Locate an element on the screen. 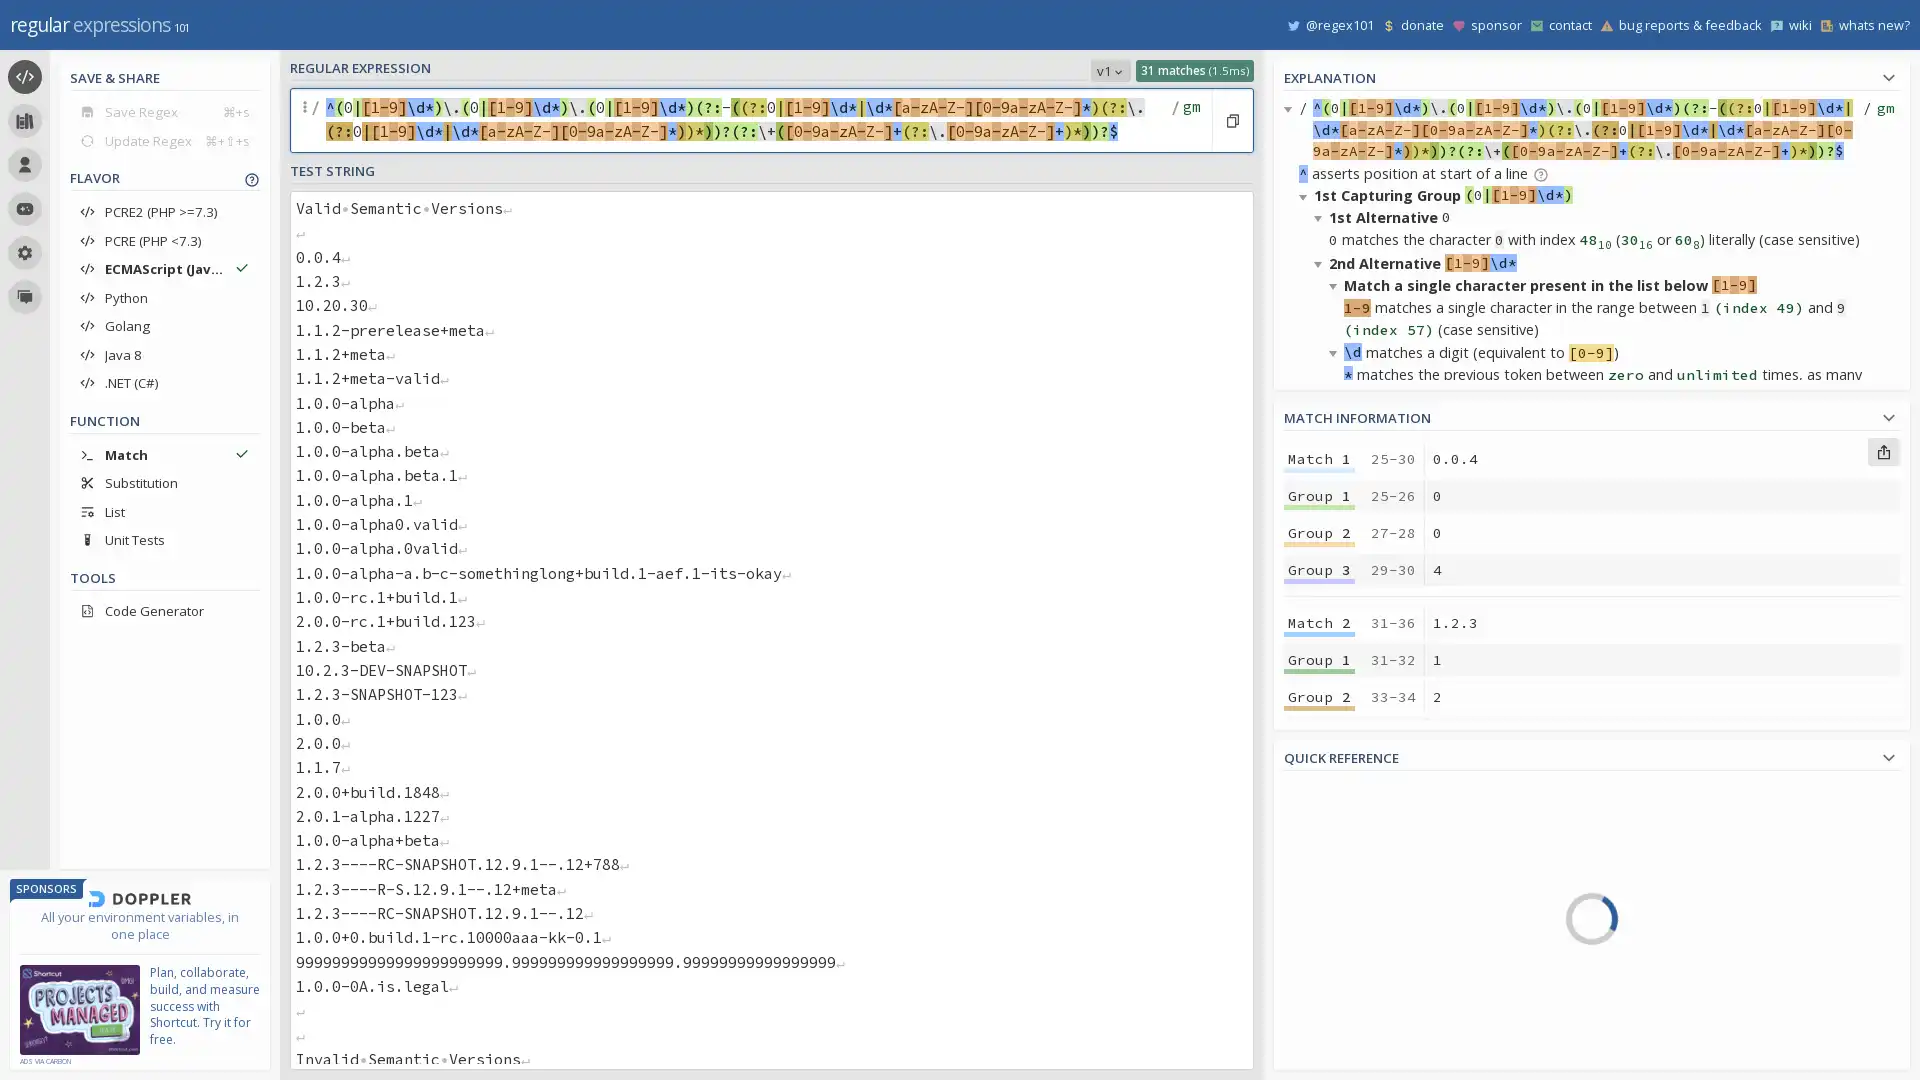  Select Regex Version is located at coordinates (1109, 69).